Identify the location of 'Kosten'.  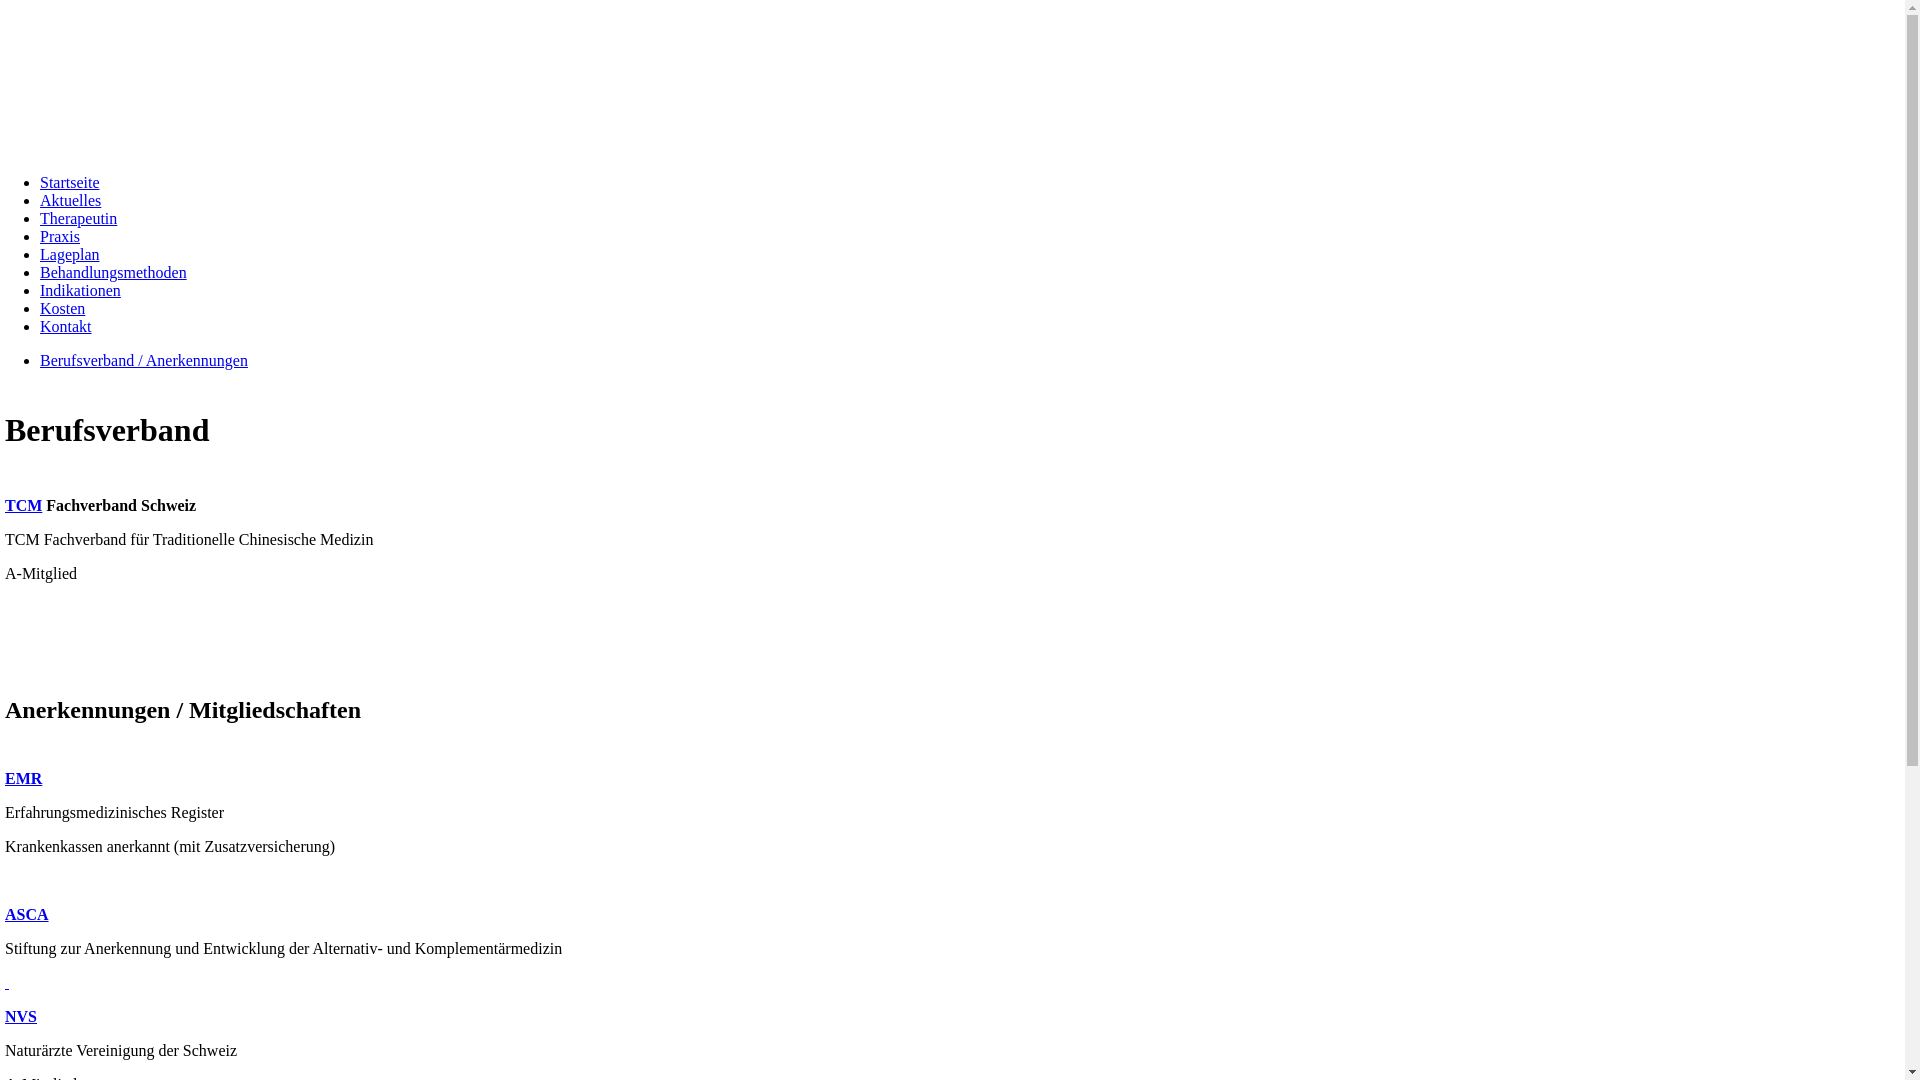
(62, 308).